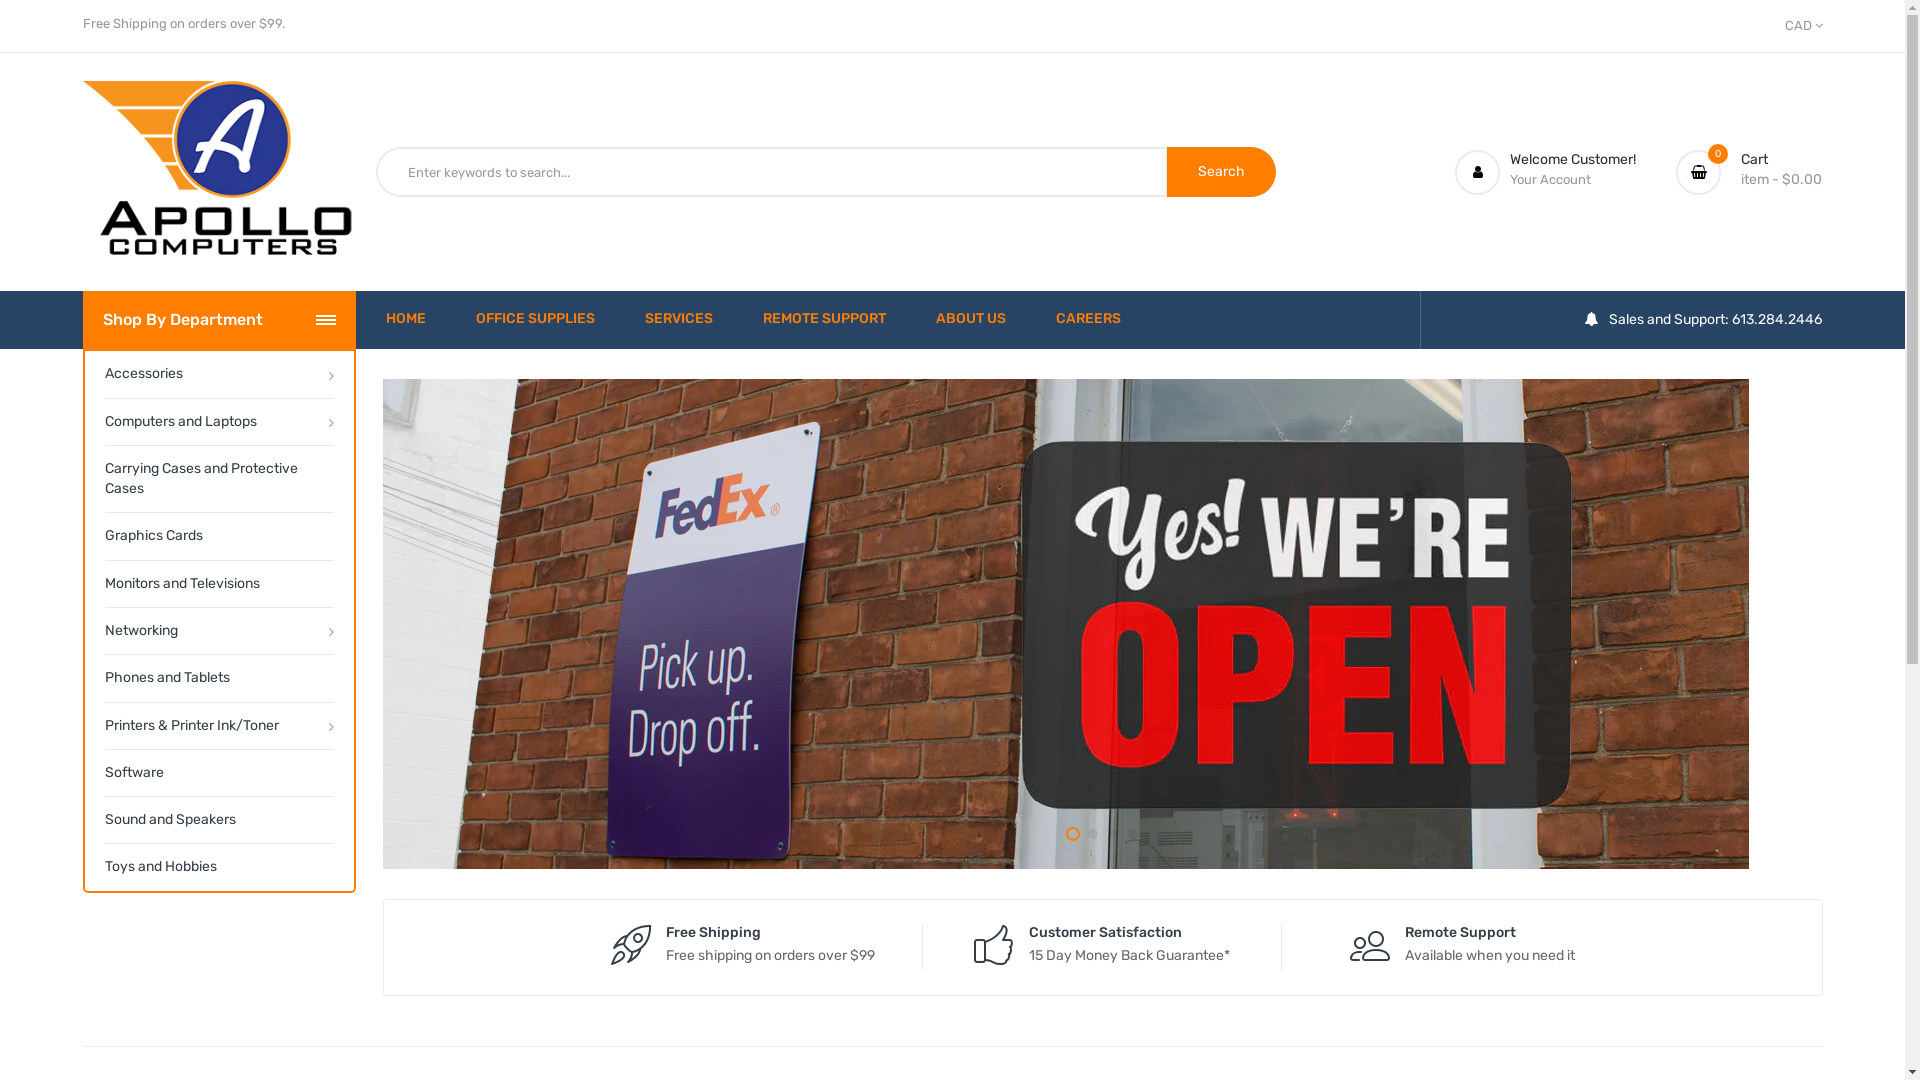 The width and height of the screenshot is (1920, 1080). Describe the element at coordinates (218, 676) in the screenshot. I see `'Phones and Tablets'` at that location.